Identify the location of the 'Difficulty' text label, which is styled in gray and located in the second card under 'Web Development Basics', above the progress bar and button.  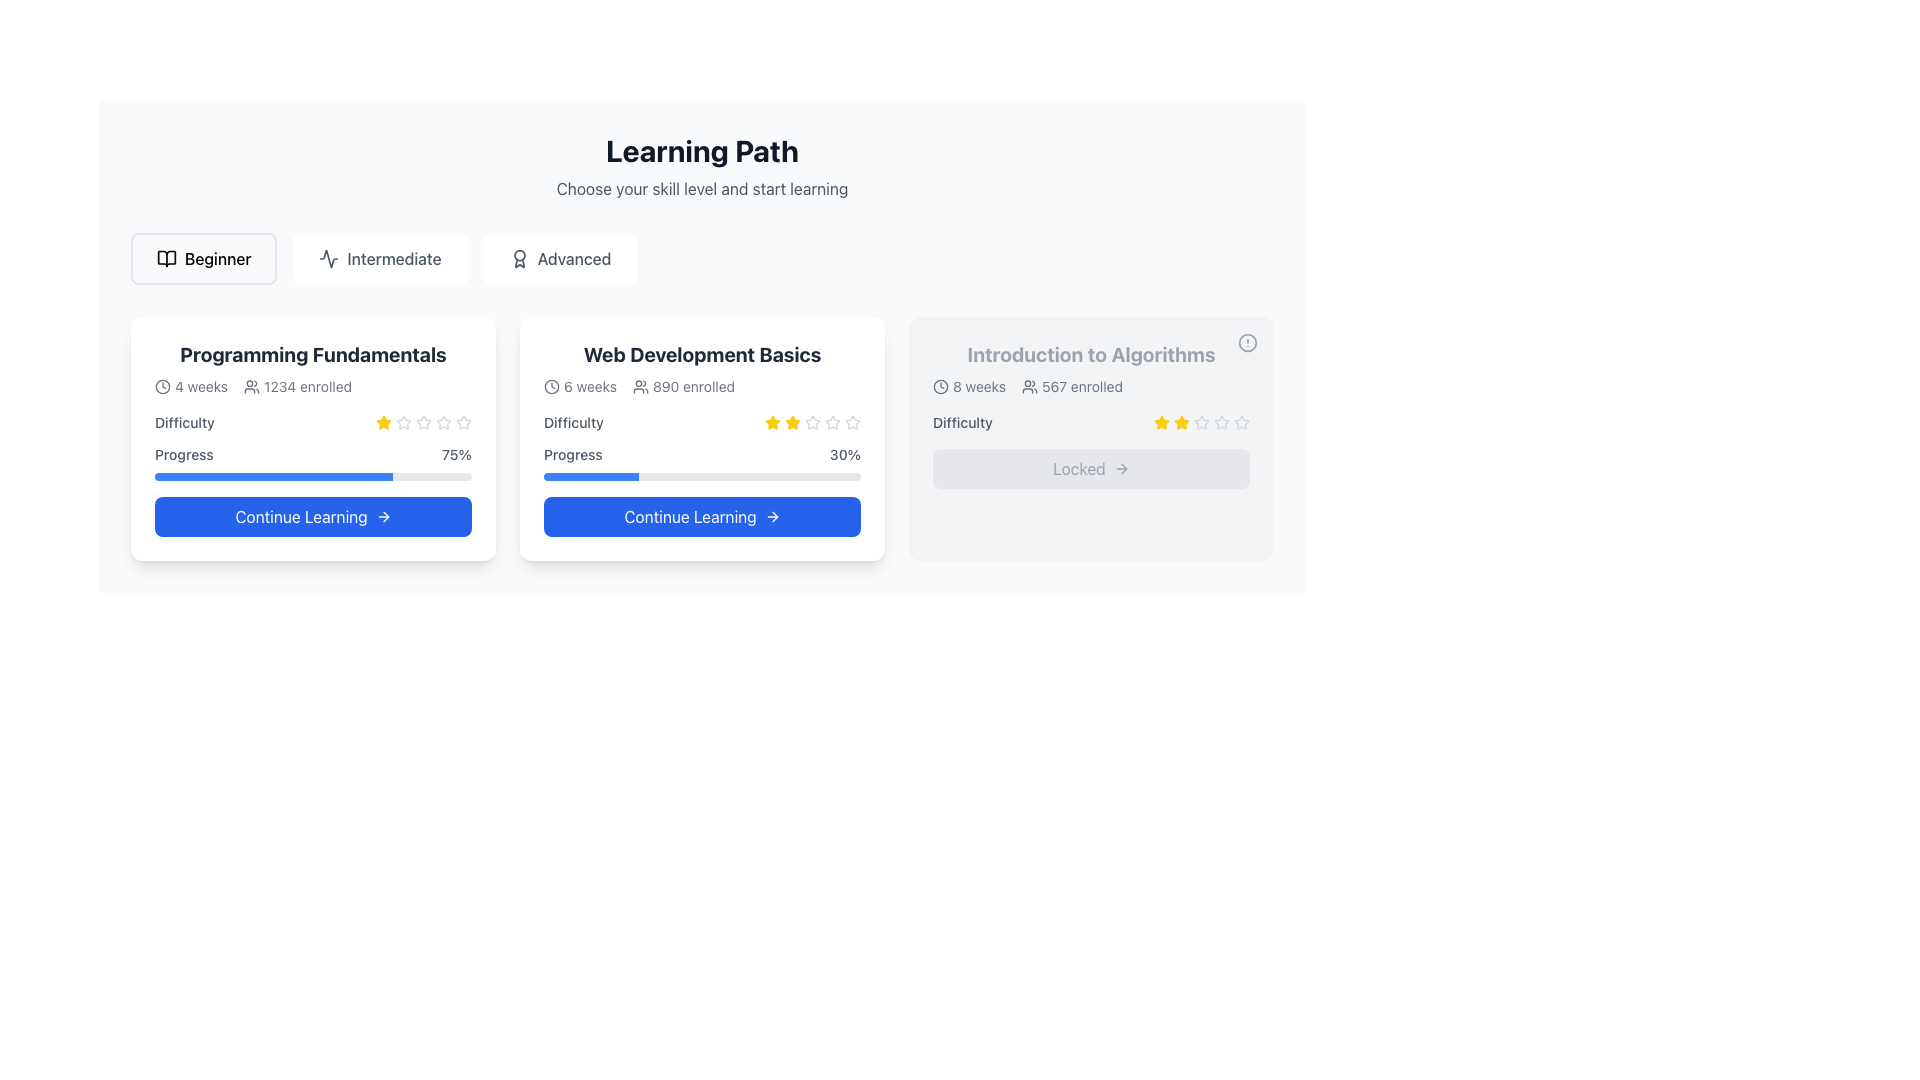
(572, 422).